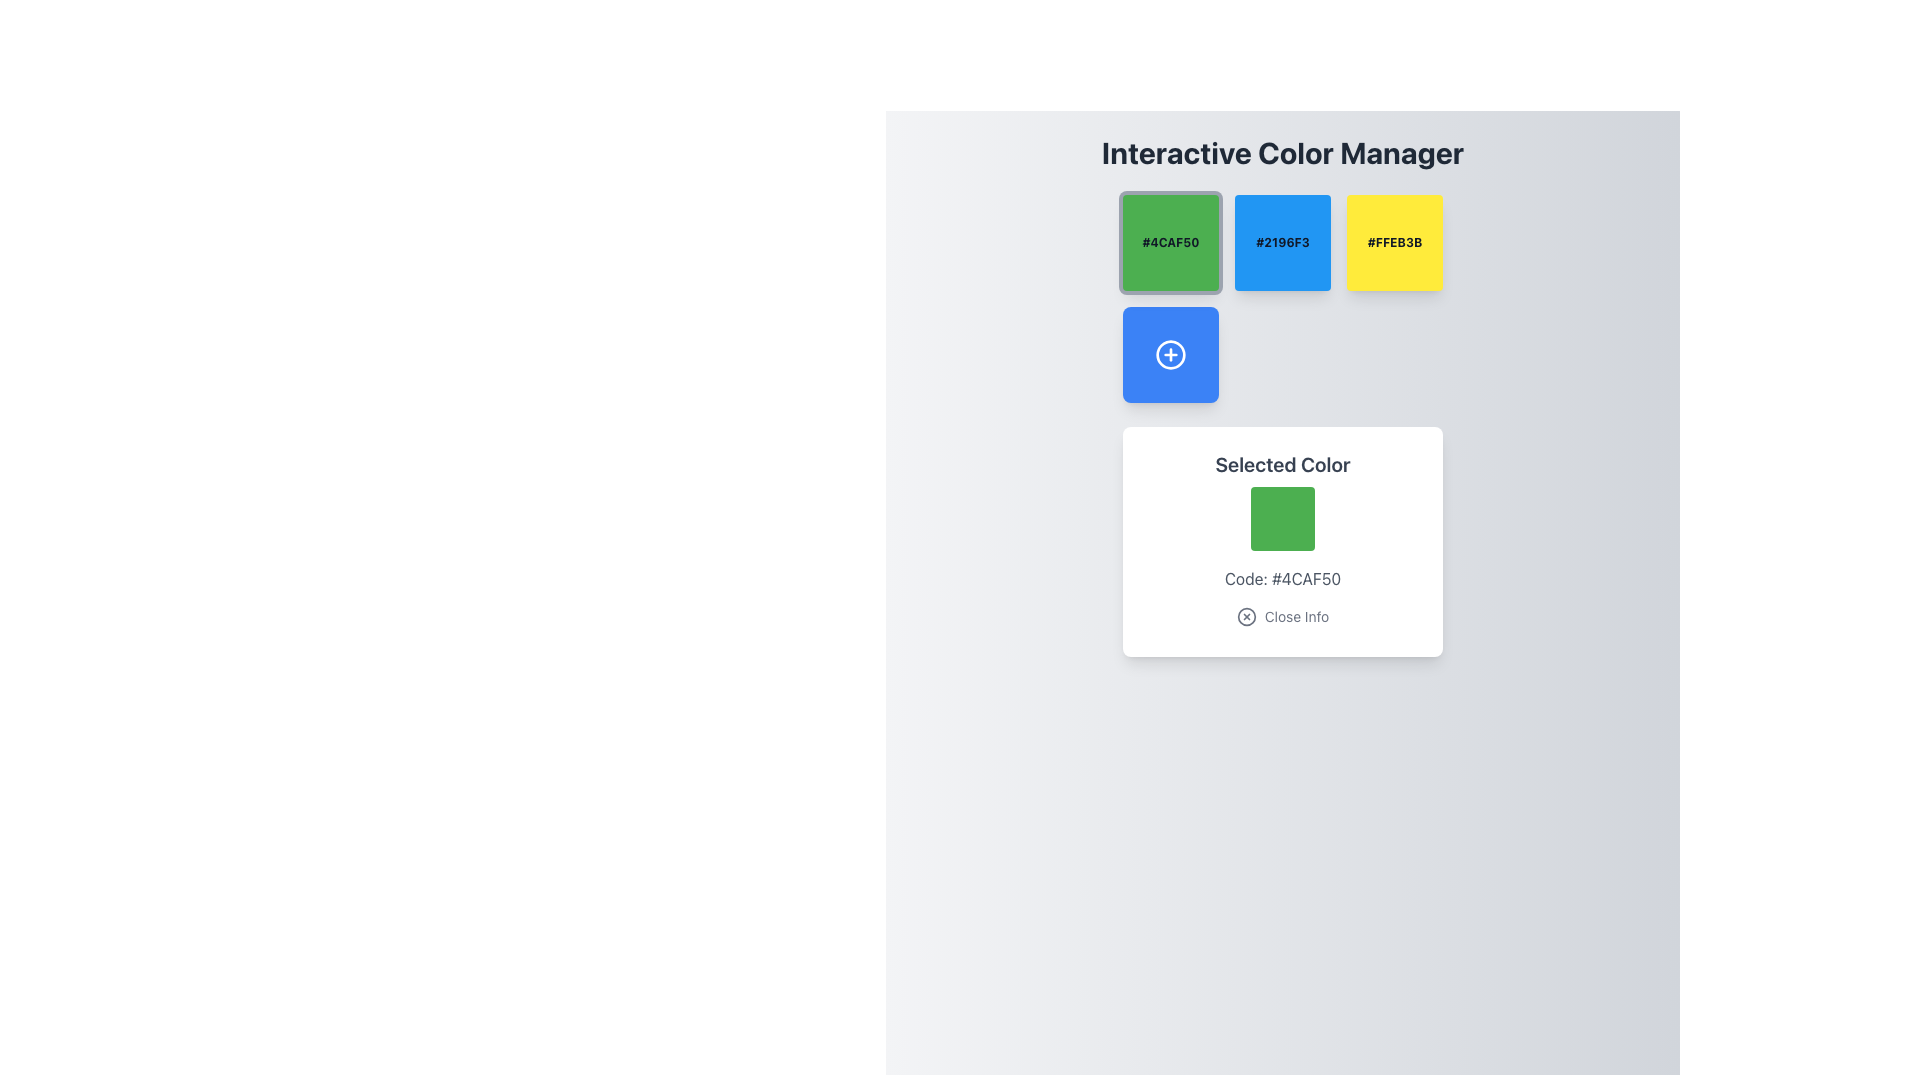 The width and height of the screenshot is (1920, 1080). I want to click on the 'Close Info' button, which is the last element in the card layout and features a gray text label and an X icon, so click(1282, 616).